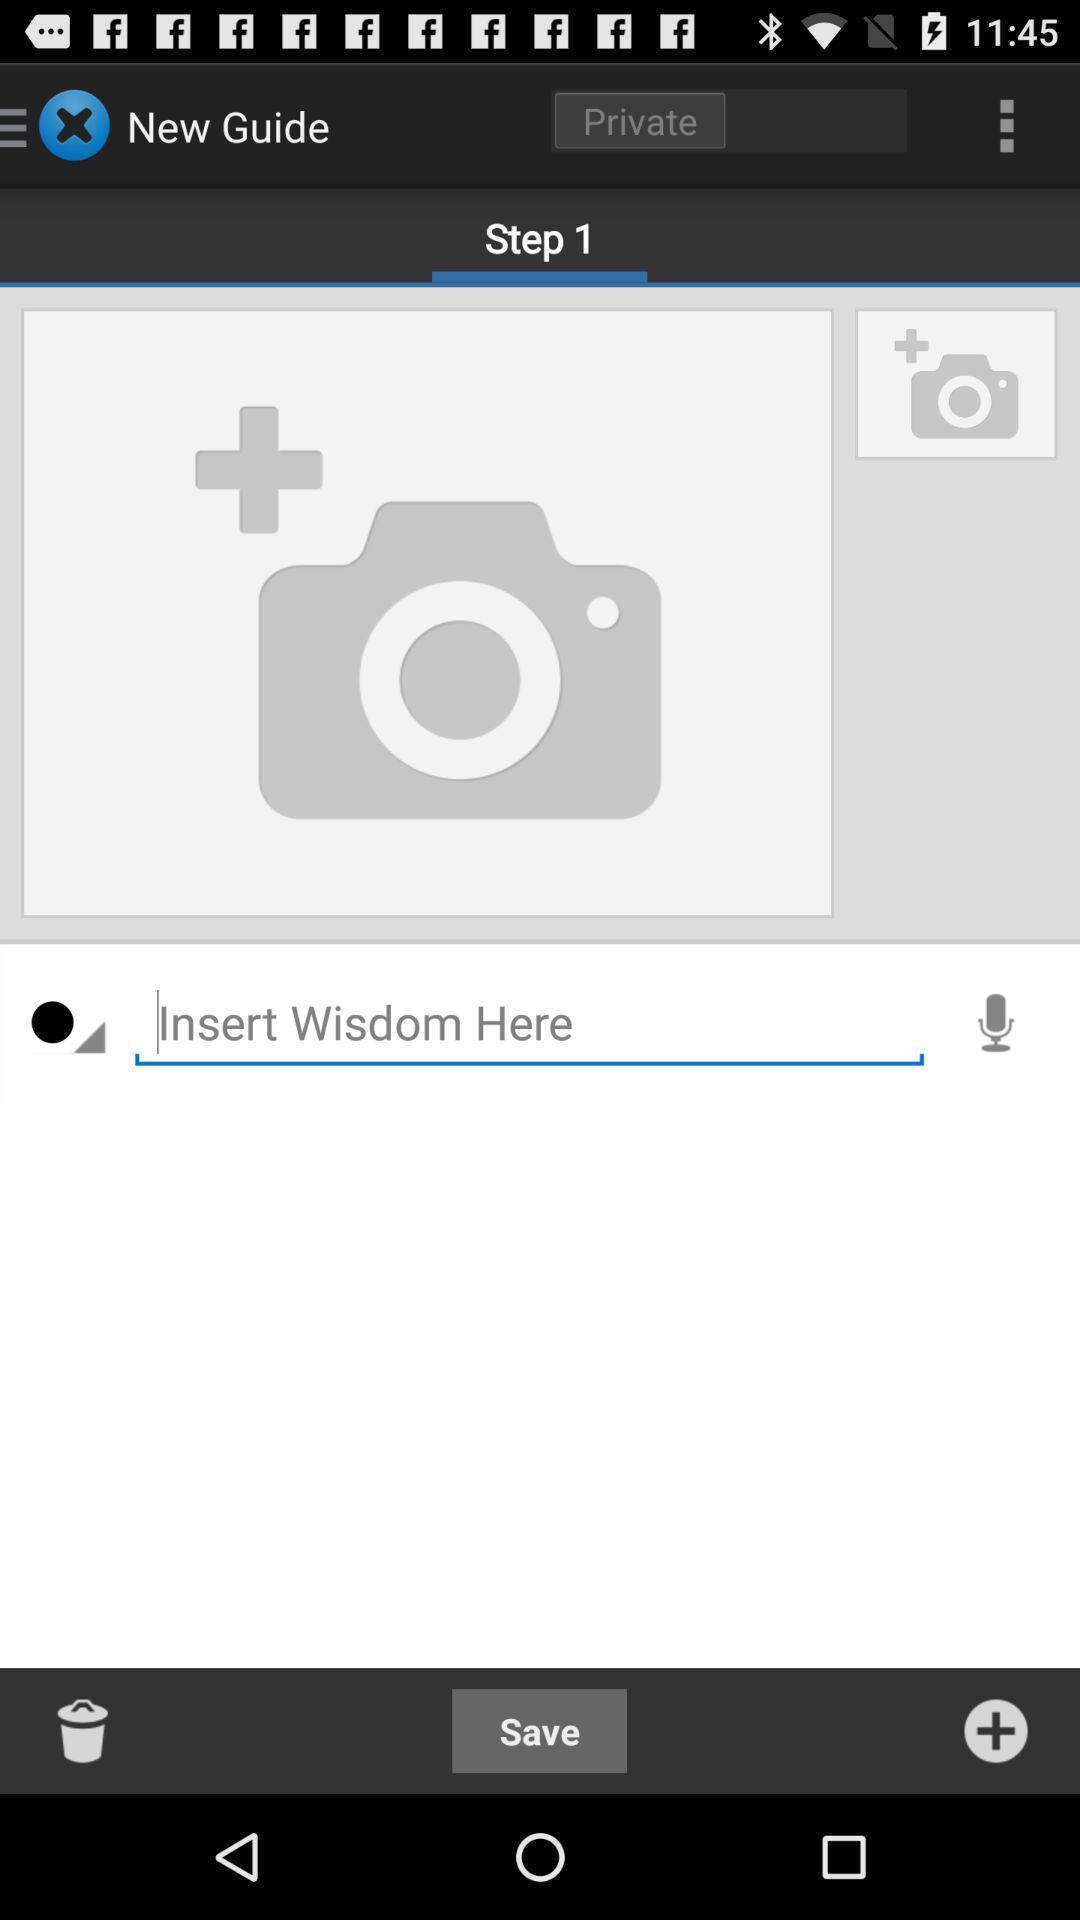 The height and width of the screenshot is (1920, 1080). What do you see at coordinates (538, 1730) in the screenshot?
I see `the save button` at bounding box center [538, 1730].